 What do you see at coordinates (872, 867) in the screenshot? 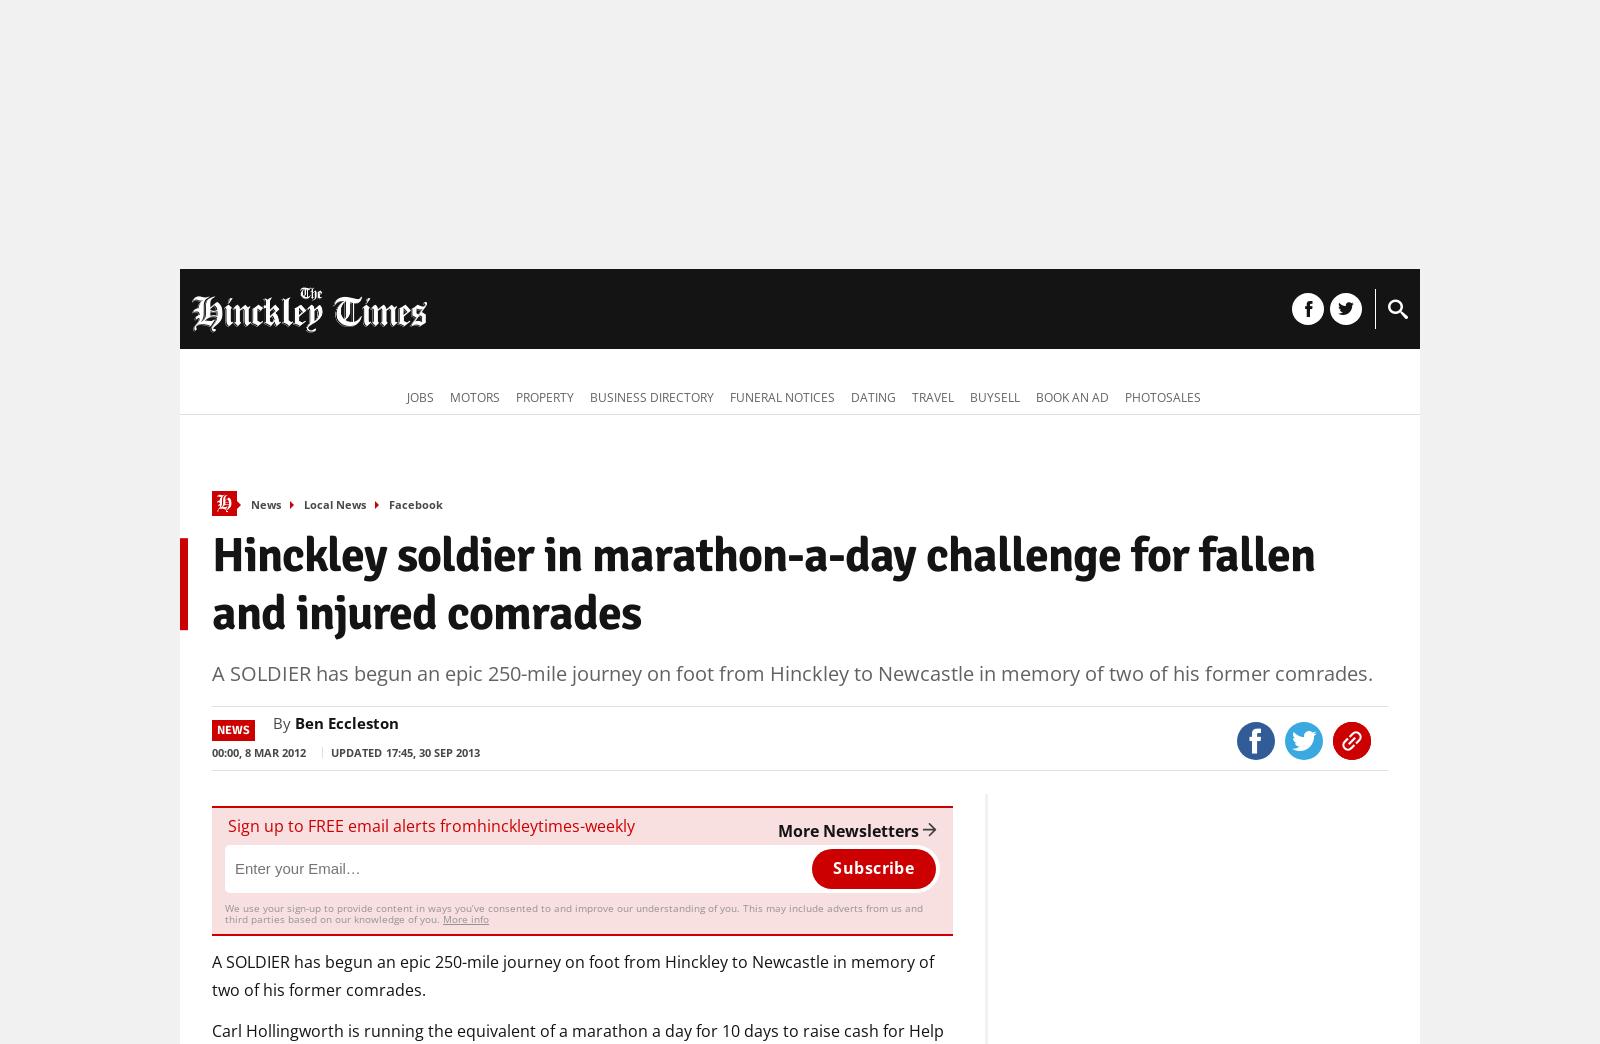
I see `'Subscribe'` at bounding box center [872, 867].